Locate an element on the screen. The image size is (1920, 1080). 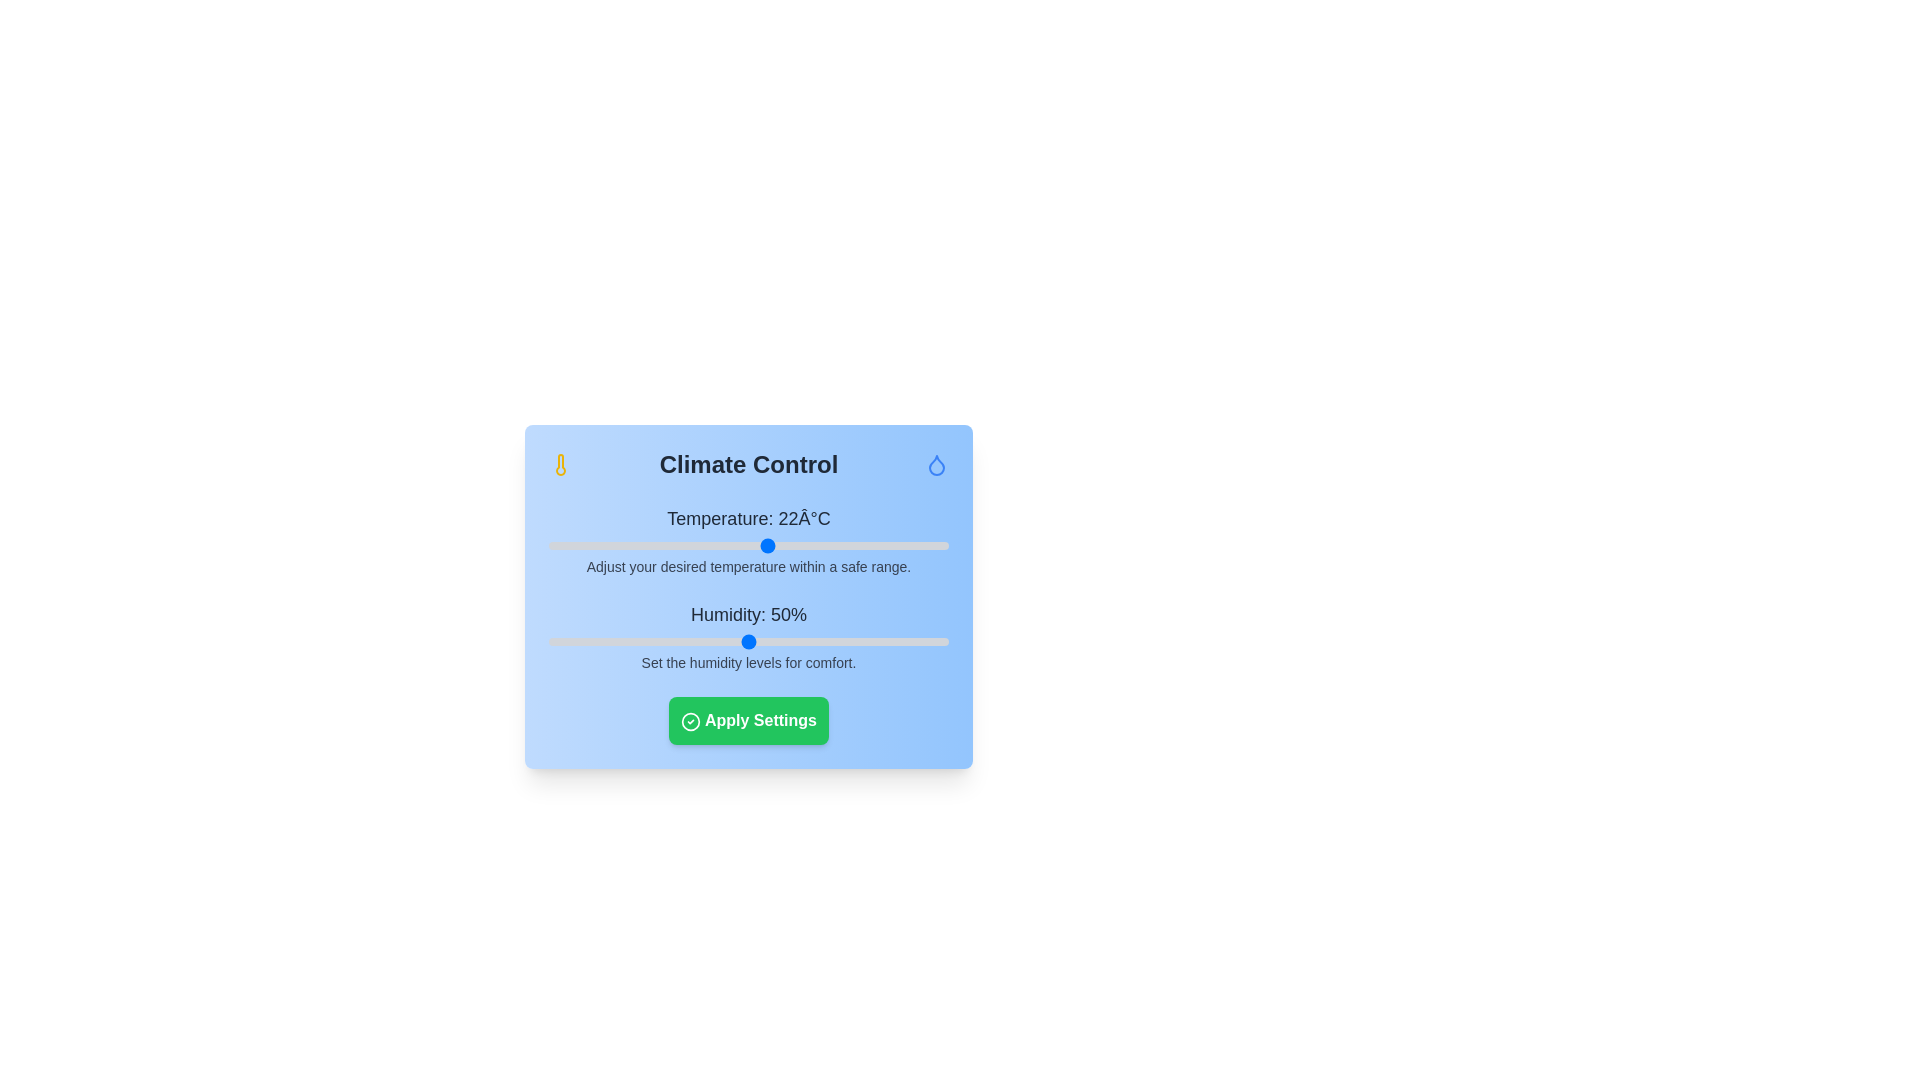
current value and description of the Slidable Range Input Control for humidity adjustment, which is identified by the label 'Humidity: 50%' and its descriptive text 'Set the humidity levels for comfort.' is located at coordinates (747, 636).